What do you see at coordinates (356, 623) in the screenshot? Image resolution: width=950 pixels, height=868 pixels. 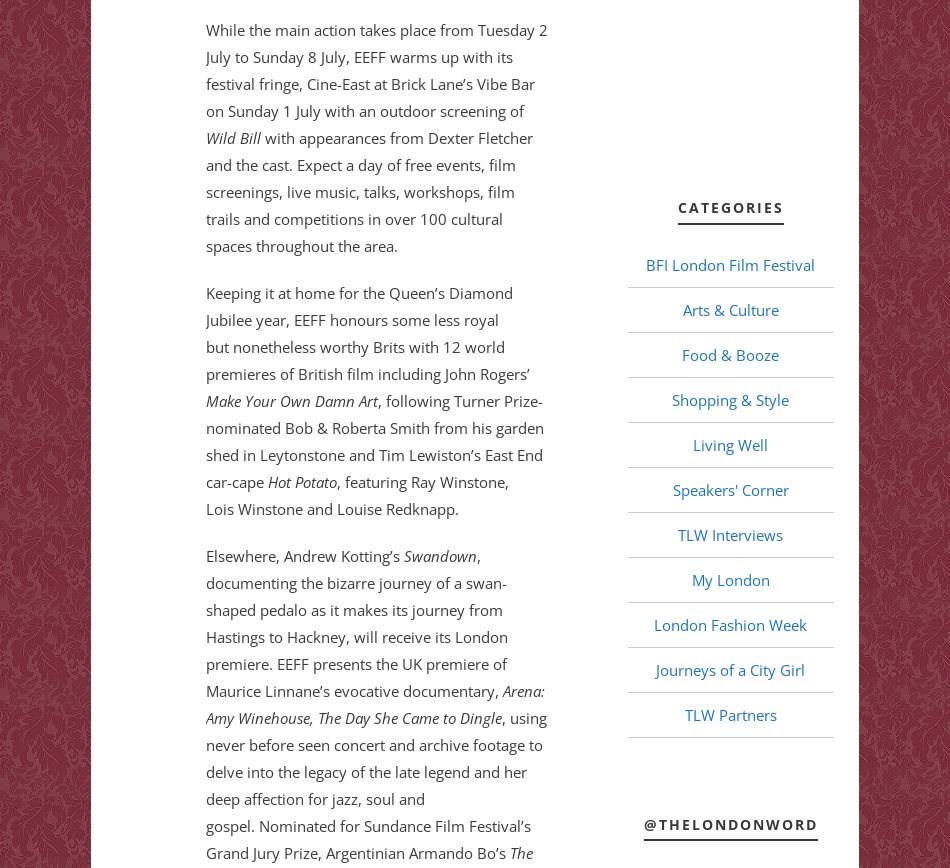 I see `', documenting the bizarre journey of a swan-shaped pedalo as it makes its journey from Hastings to Hackney, will receive its London premiere. EEFF presents the UK premiere of Maurice Linnane’s evocative documentary,'` at bounding box center [356, 623].